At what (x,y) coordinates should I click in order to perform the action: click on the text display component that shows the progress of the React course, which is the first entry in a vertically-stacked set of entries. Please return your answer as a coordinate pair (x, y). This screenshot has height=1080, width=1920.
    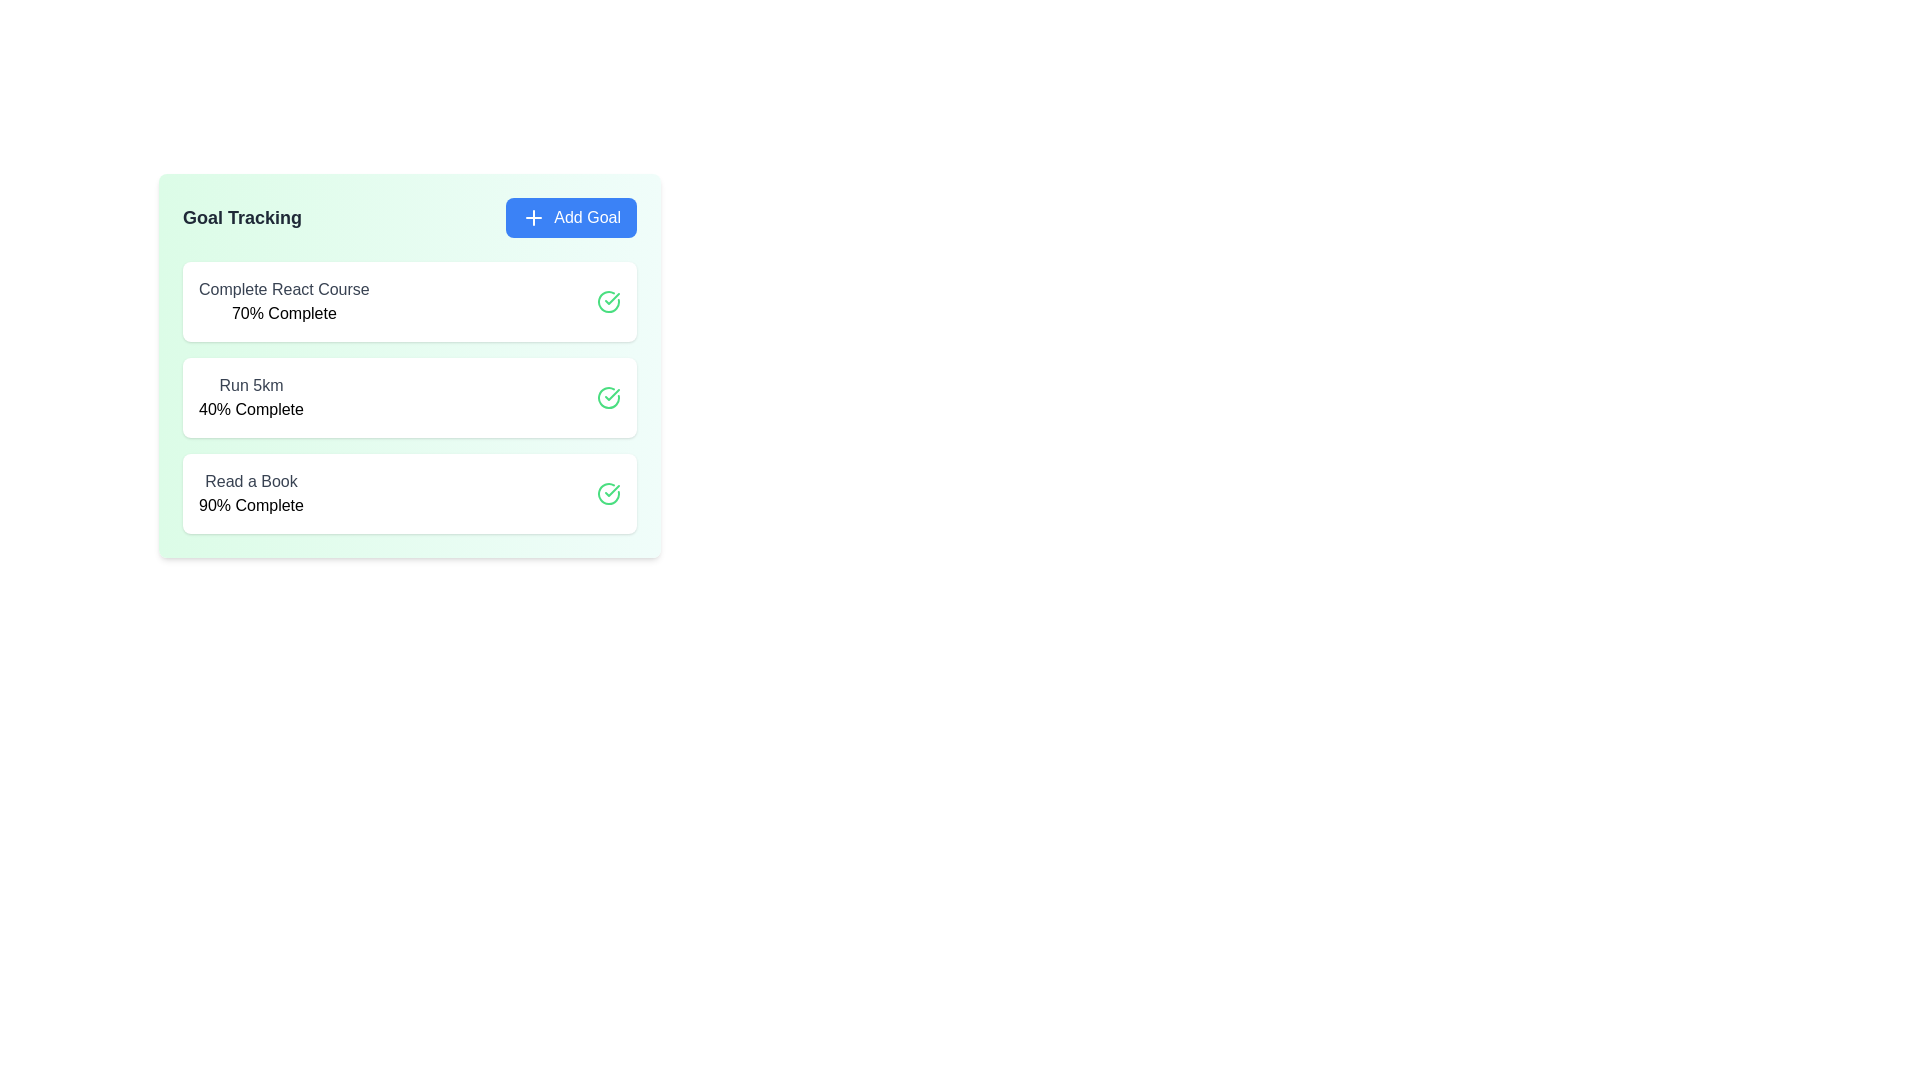
    Looking at the image, I should click on (283, 301).